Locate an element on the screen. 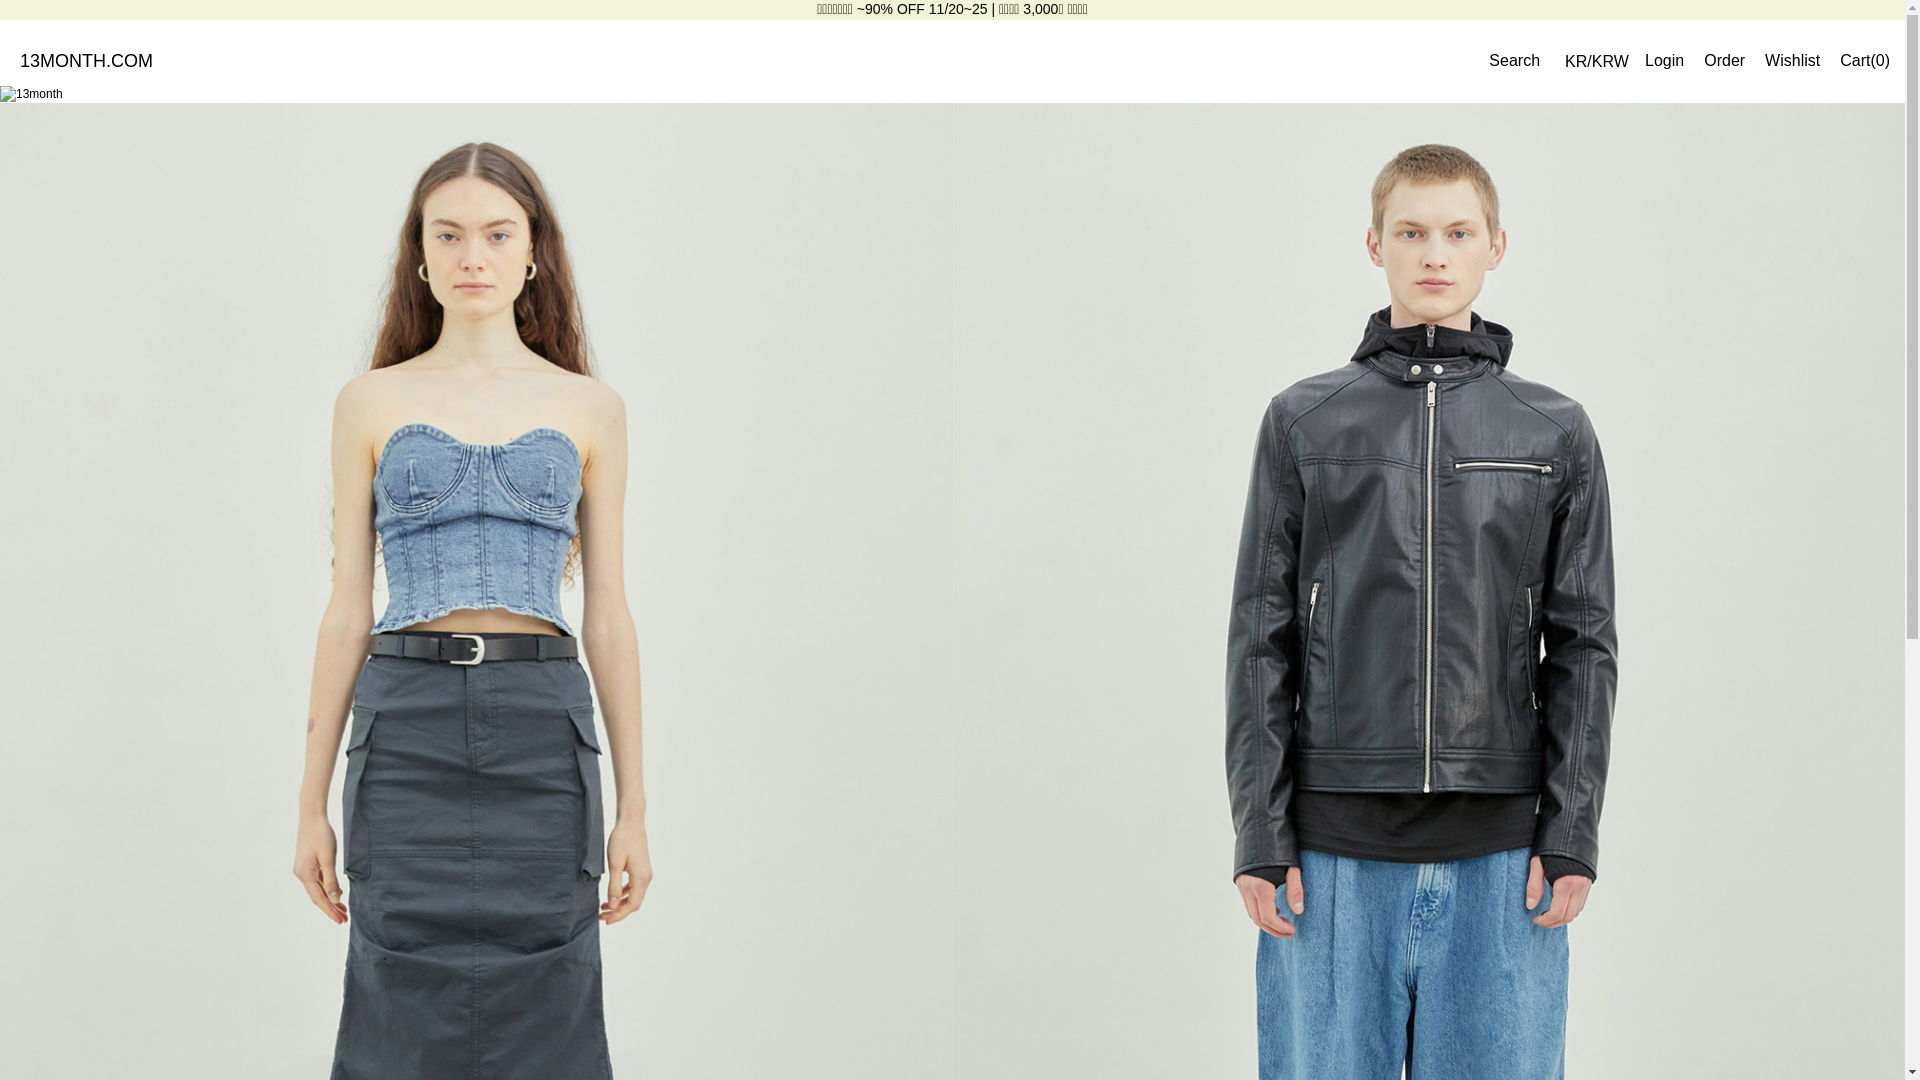 This screenshot has height=1080, width=1920. 'KR/KRW' is located at coordinates (1596, 60).